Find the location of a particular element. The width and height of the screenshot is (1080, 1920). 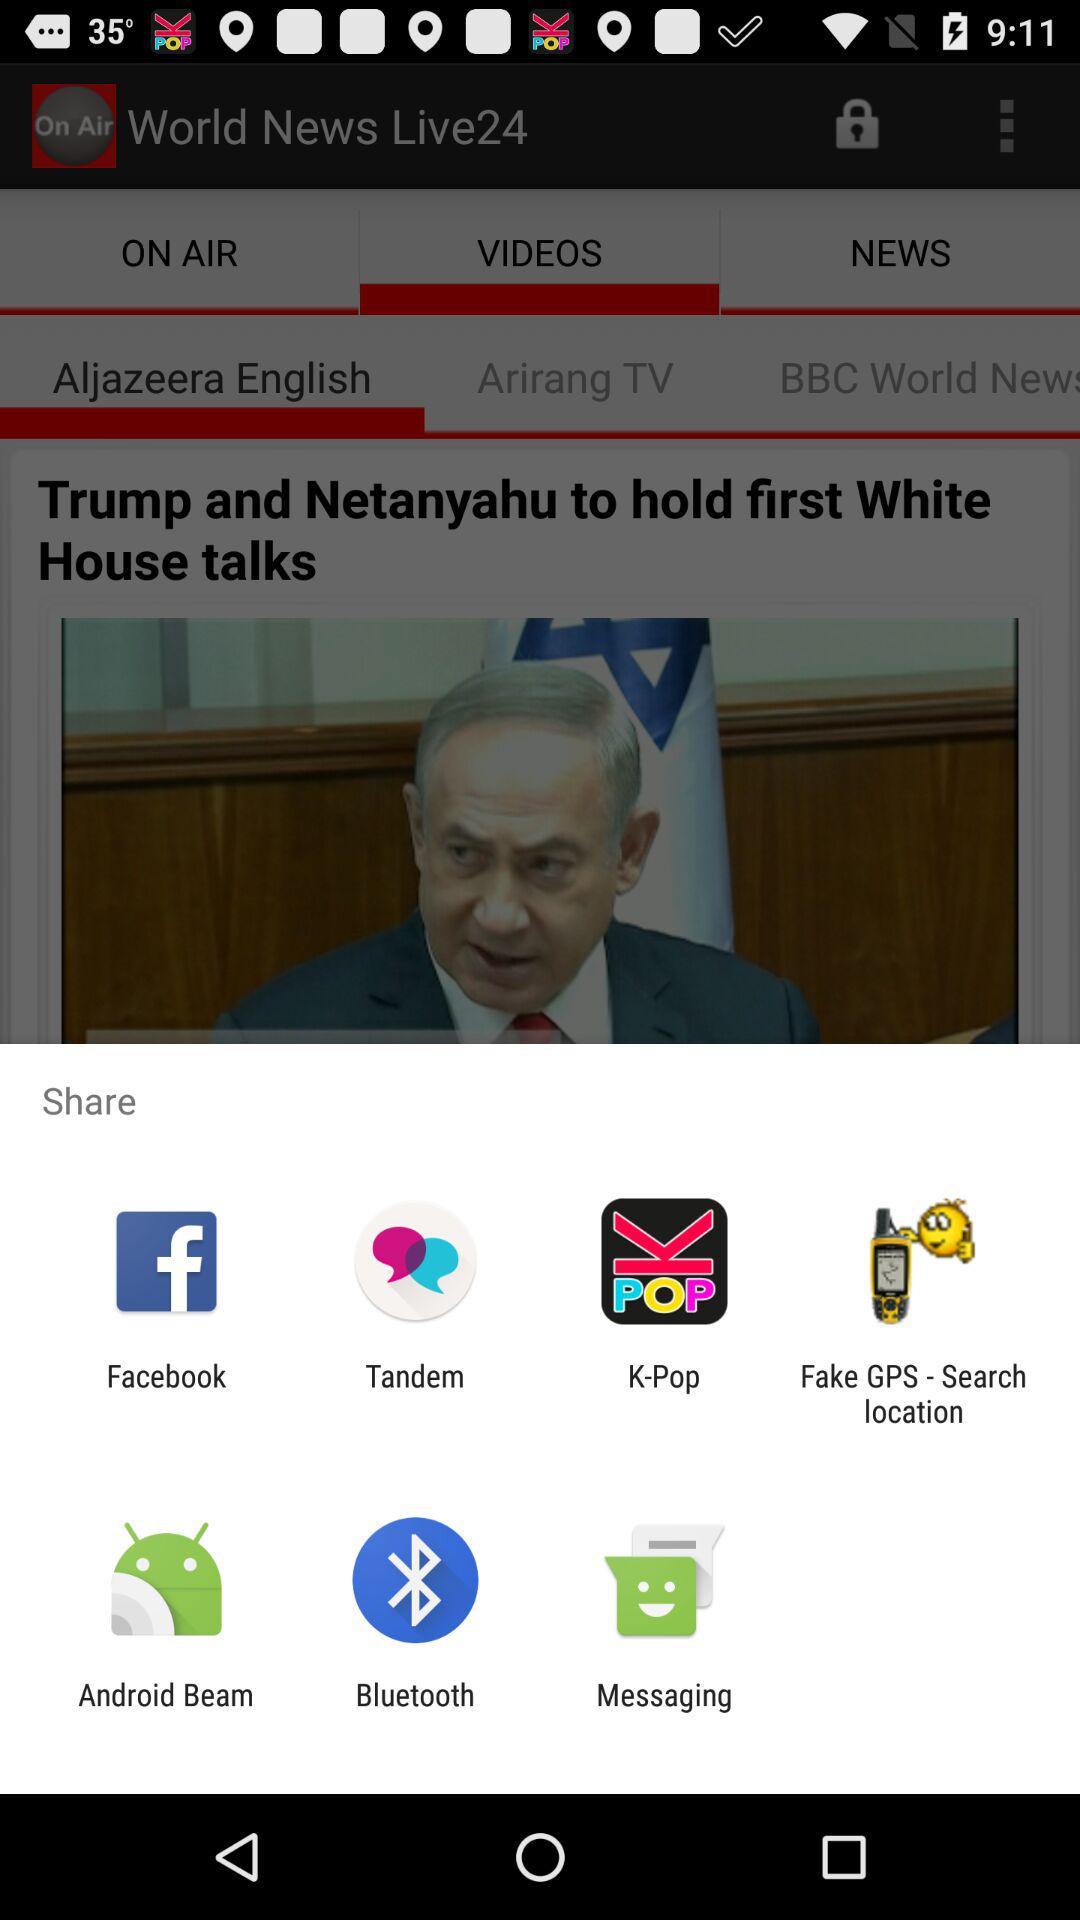

the facebook app is located at coordinates (165, 1392).